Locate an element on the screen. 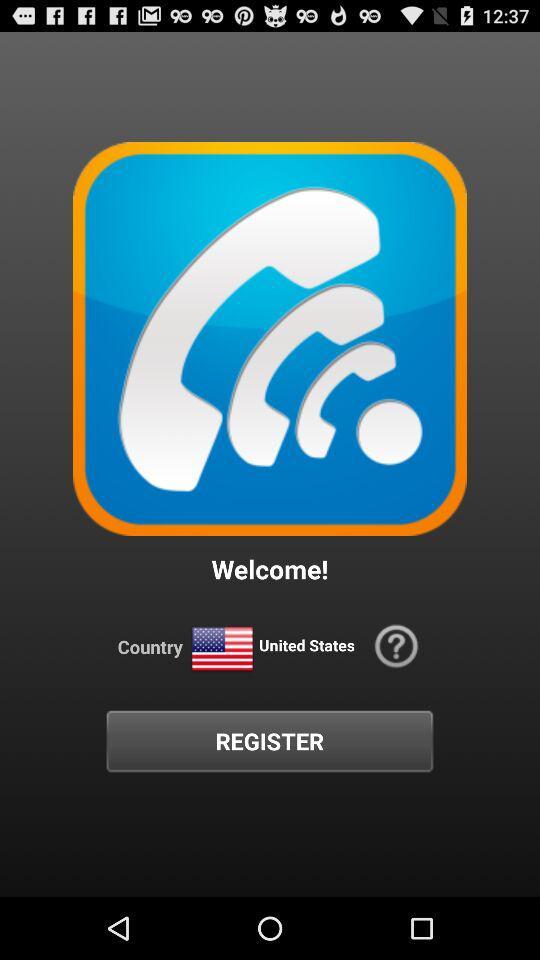  us user is located at coordinates (221, 648).